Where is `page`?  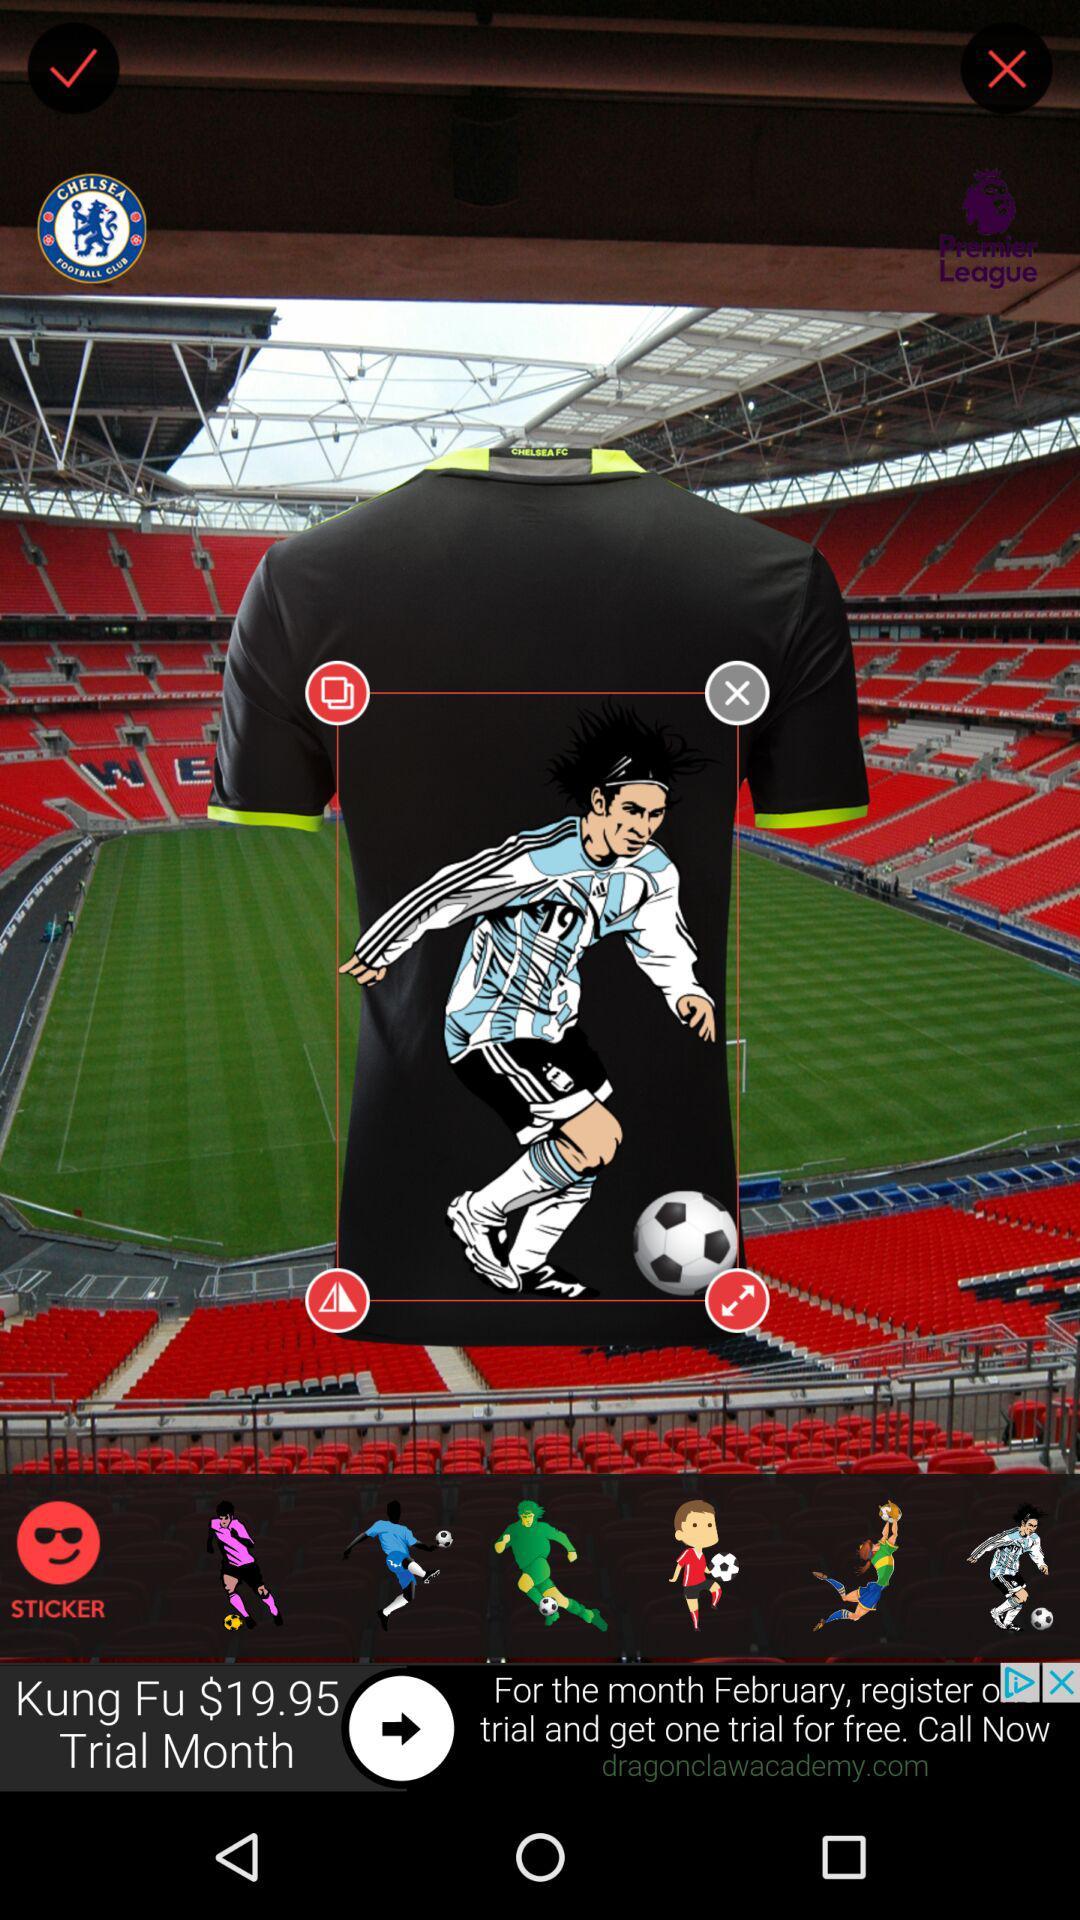
page is located at coordinates (1006, 68).